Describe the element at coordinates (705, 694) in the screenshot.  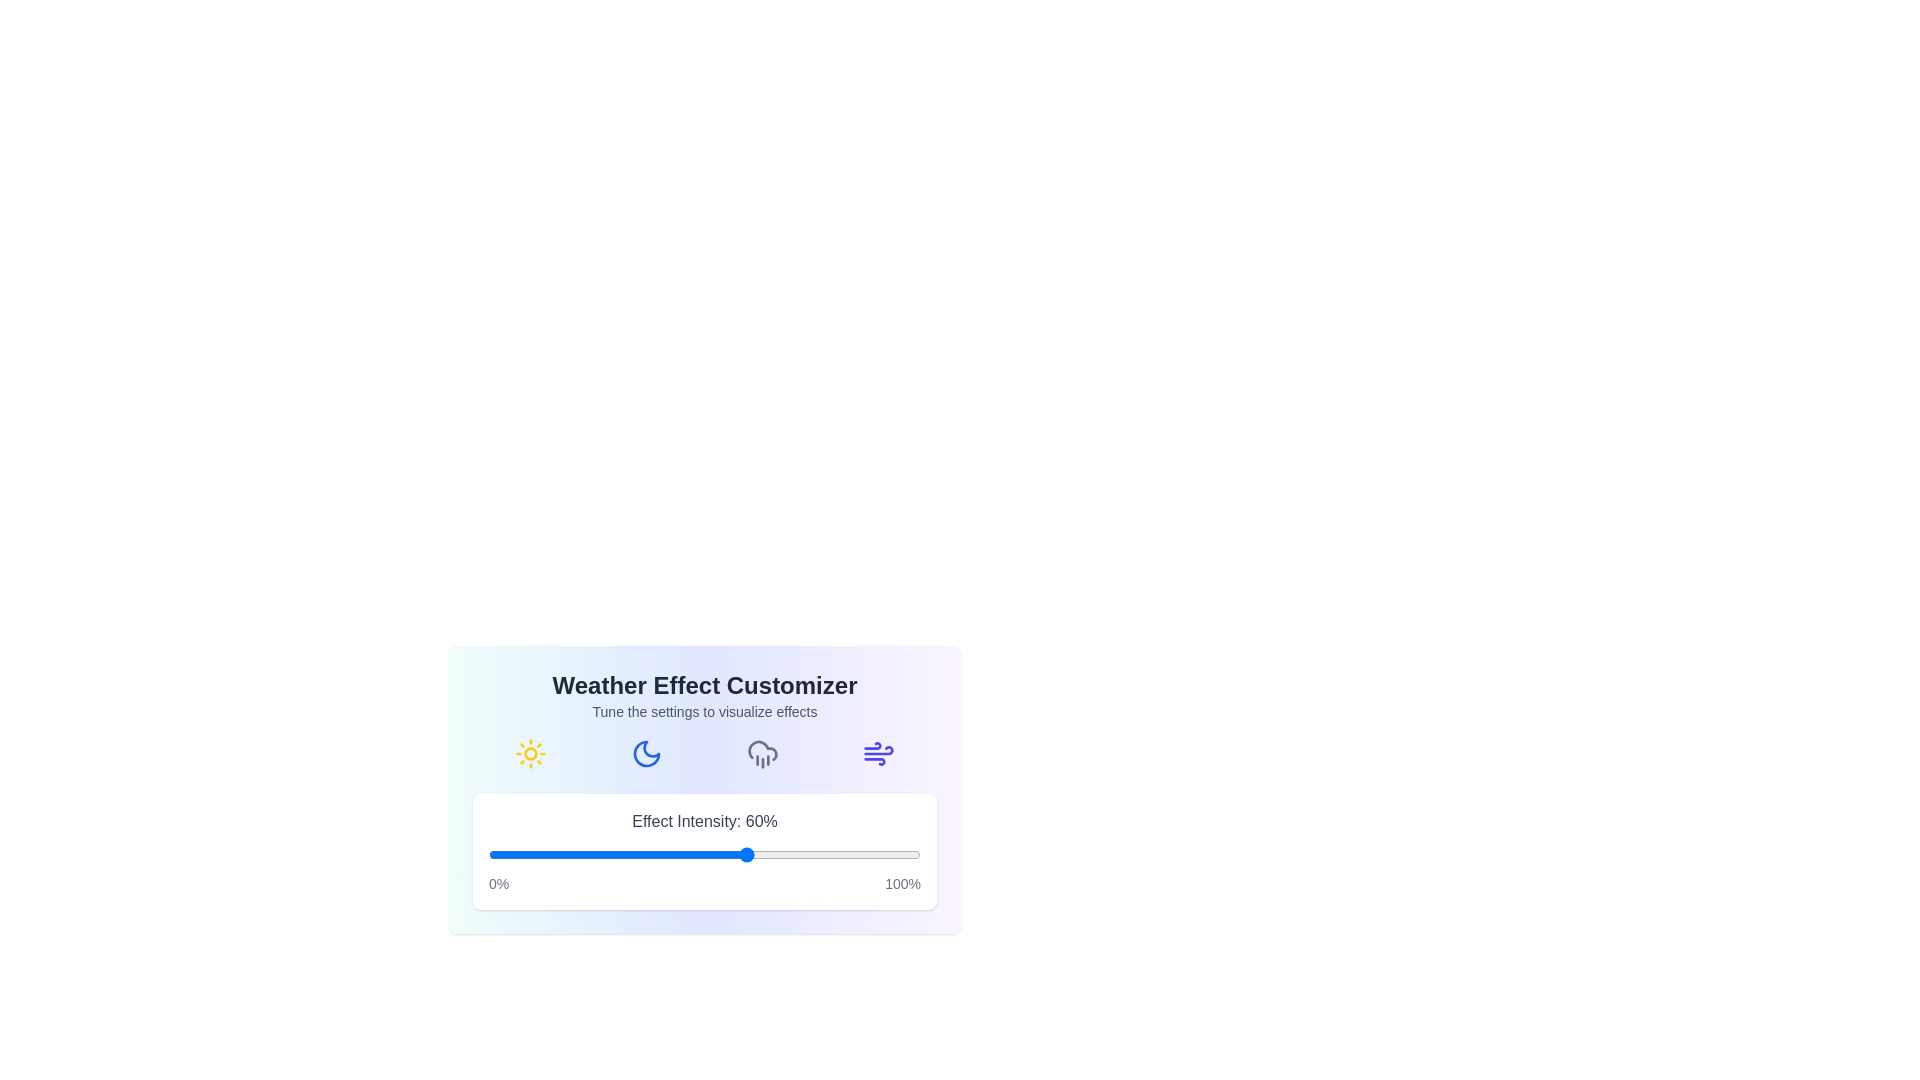
I see `the Text block that serves as the title and subtitle for the 'Weather Effect Customizer' interface, located at the top of the card-like section` at that location.